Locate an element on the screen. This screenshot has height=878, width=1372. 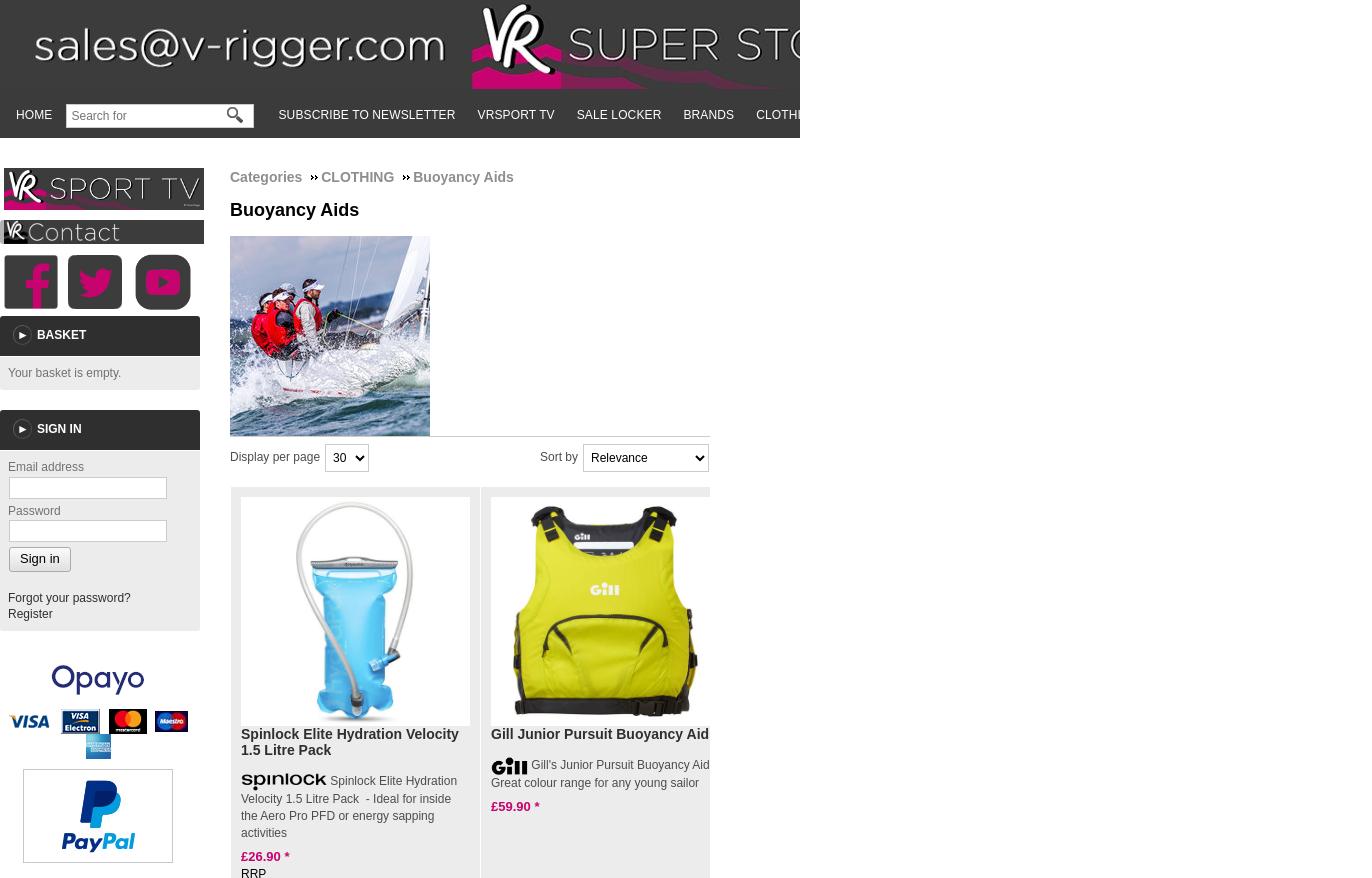
'Gill Junior Pursuit Buoyancy Aid' is located at coordinates (599, 733).